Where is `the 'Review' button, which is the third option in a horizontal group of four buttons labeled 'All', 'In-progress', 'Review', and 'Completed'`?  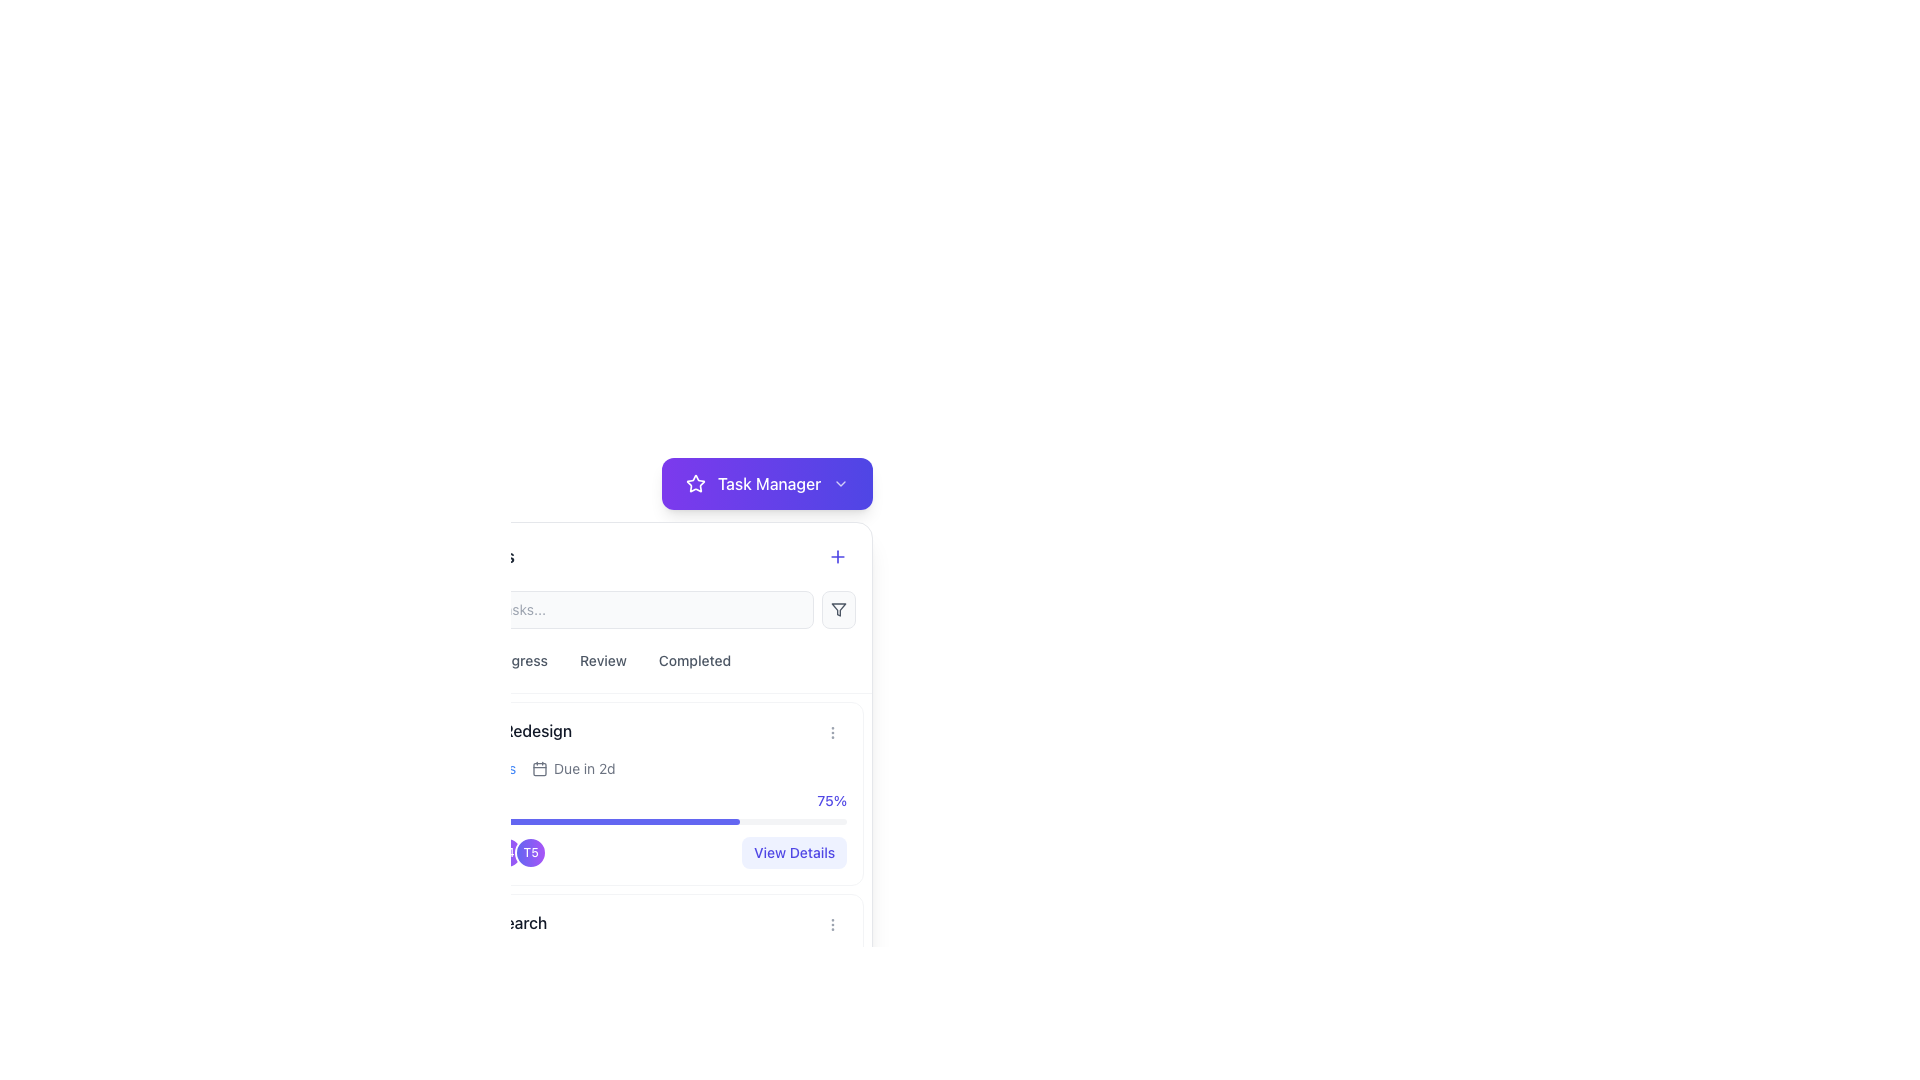
the 'Review' button, which is the third option in a horizontal group of four buttons labeled 'All', 'In-progress', 'Review', and 'Completed' is located at coordinates (602, 660).